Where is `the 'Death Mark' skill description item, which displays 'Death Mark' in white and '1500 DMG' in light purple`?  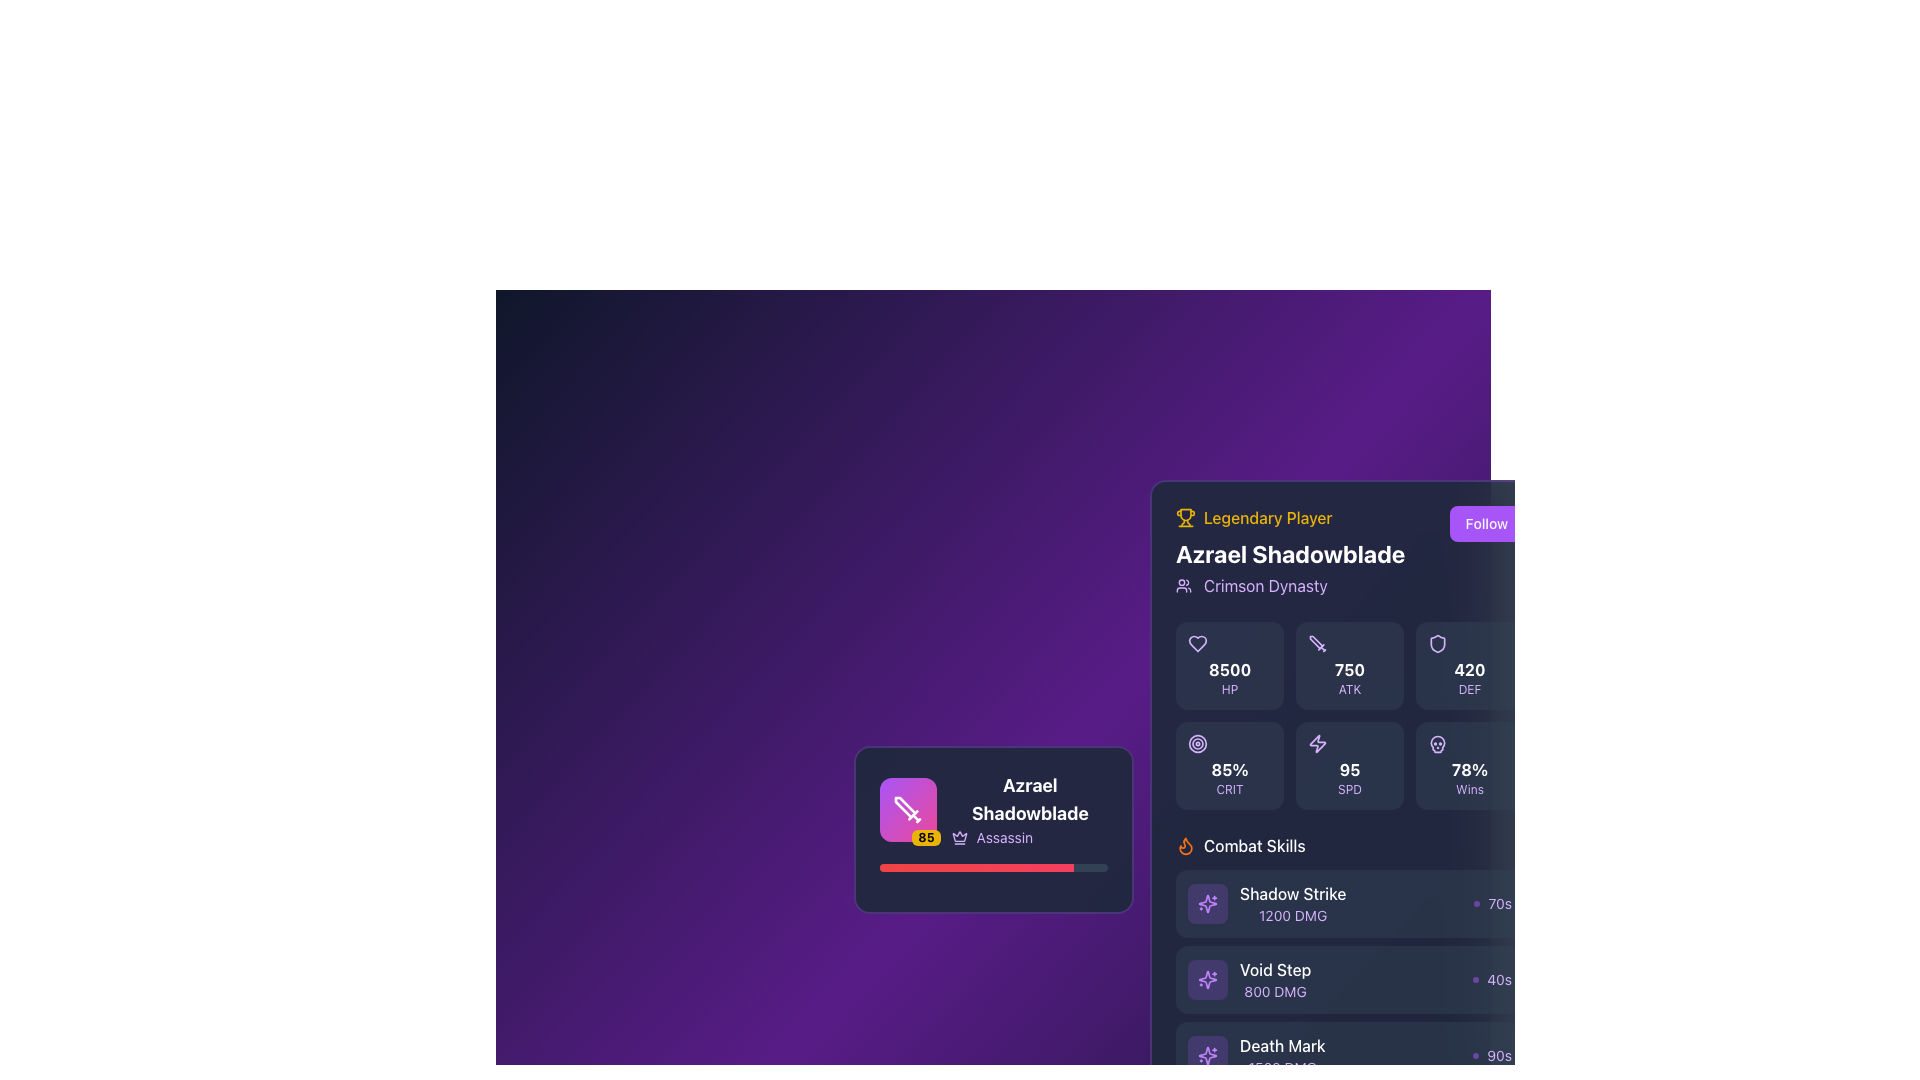 the 'Death Mark' skill description item, which displays 'Death Mark' in white and '1500 DMG' in light purple is located at coordinates (1255, 1055).